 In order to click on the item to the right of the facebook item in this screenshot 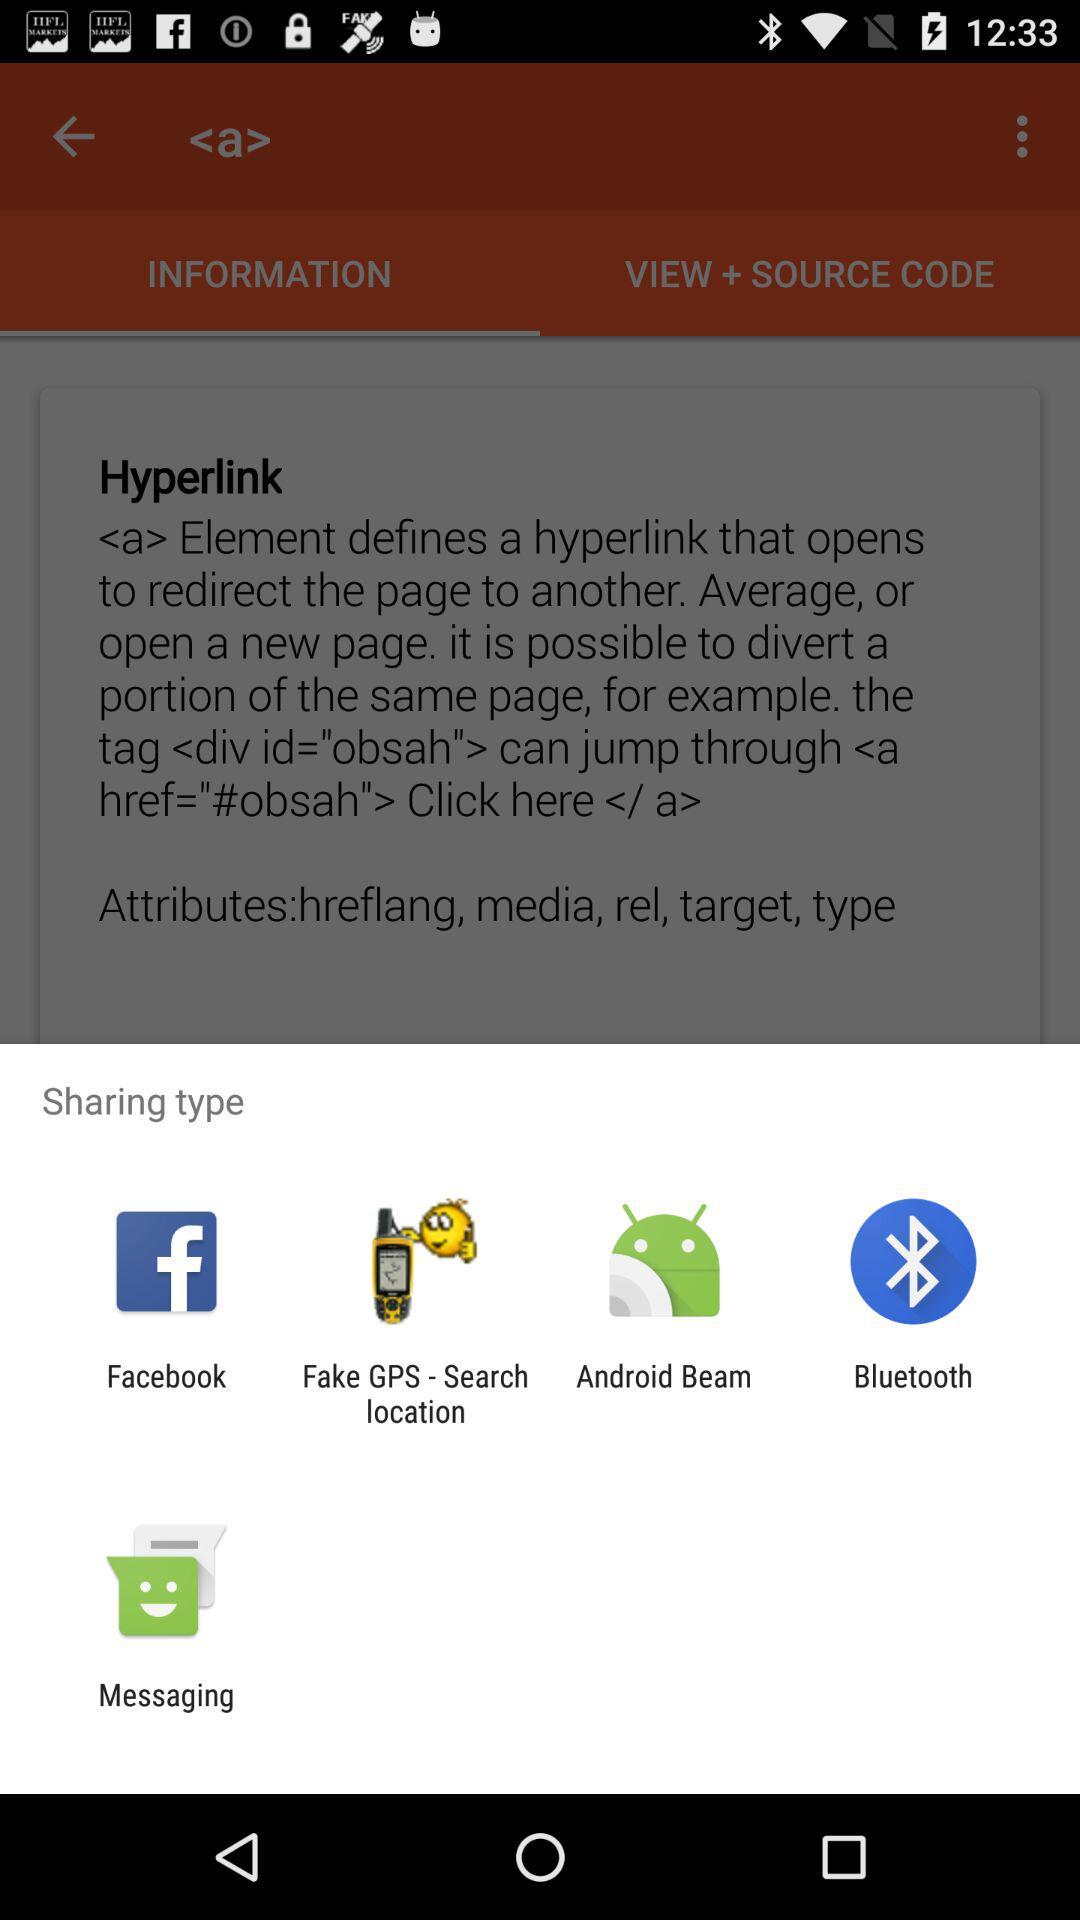, I will do `click(414, 1392)`.